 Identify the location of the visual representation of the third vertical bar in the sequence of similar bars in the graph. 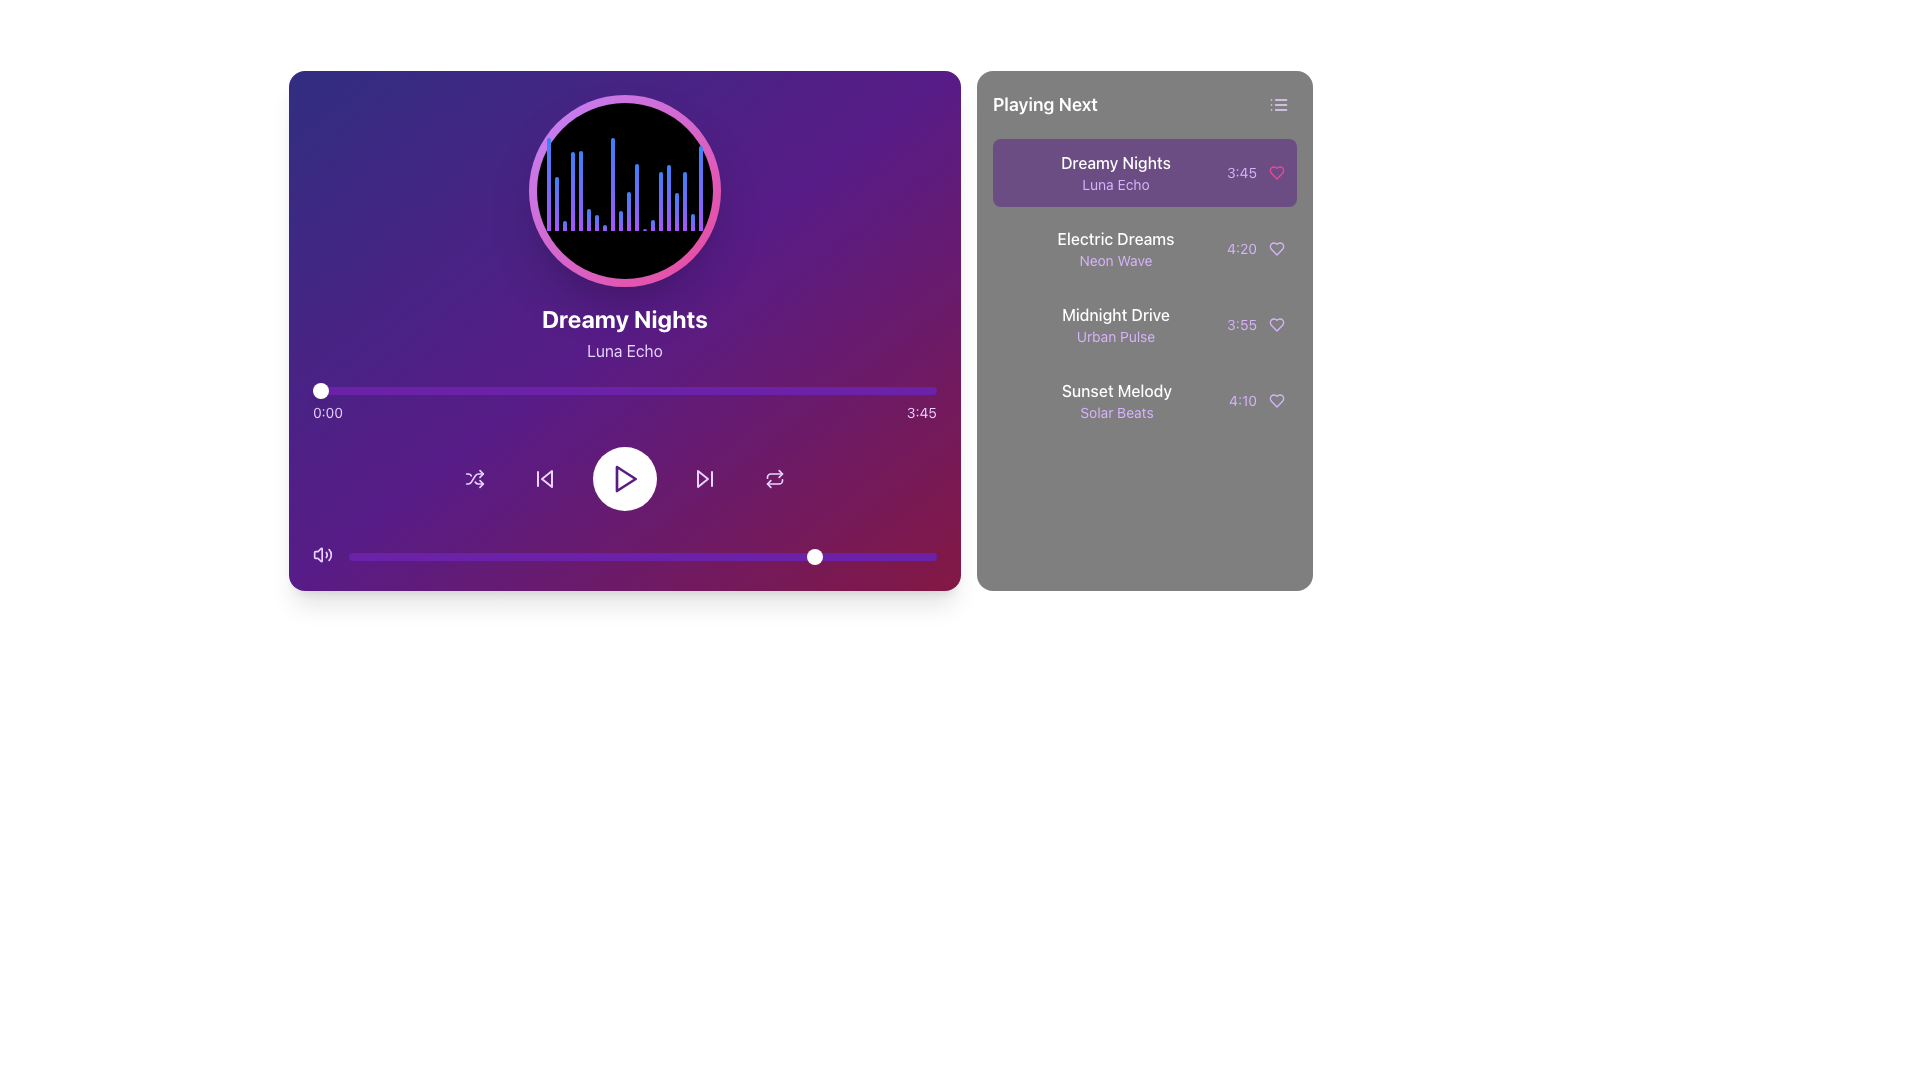
(563, 225).